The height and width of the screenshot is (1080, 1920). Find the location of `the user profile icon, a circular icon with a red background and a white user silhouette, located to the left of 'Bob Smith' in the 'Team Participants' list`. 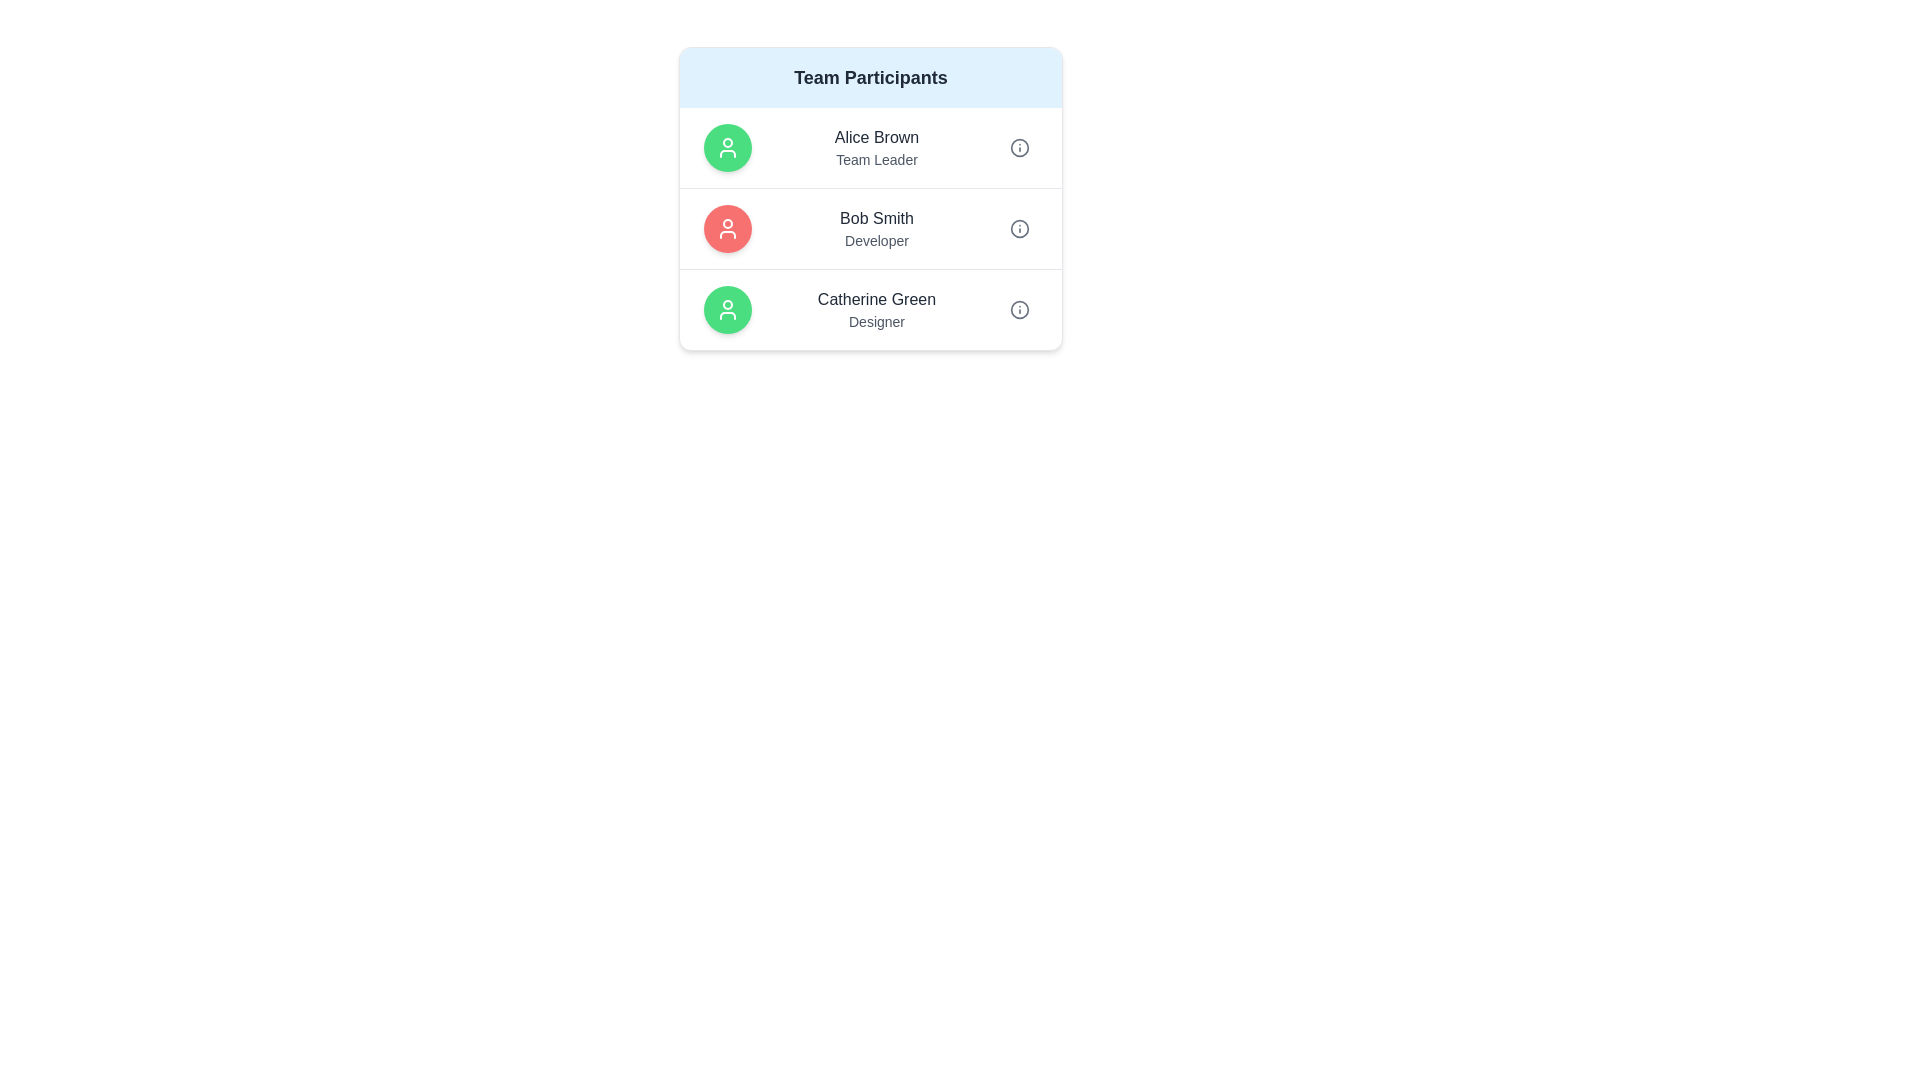

the user profile icon, a circular icon with a red background and a white user silhouette, located to the left of 'Bob Smith' in the 'Team Participants' list is located at coordinates (727, 227).